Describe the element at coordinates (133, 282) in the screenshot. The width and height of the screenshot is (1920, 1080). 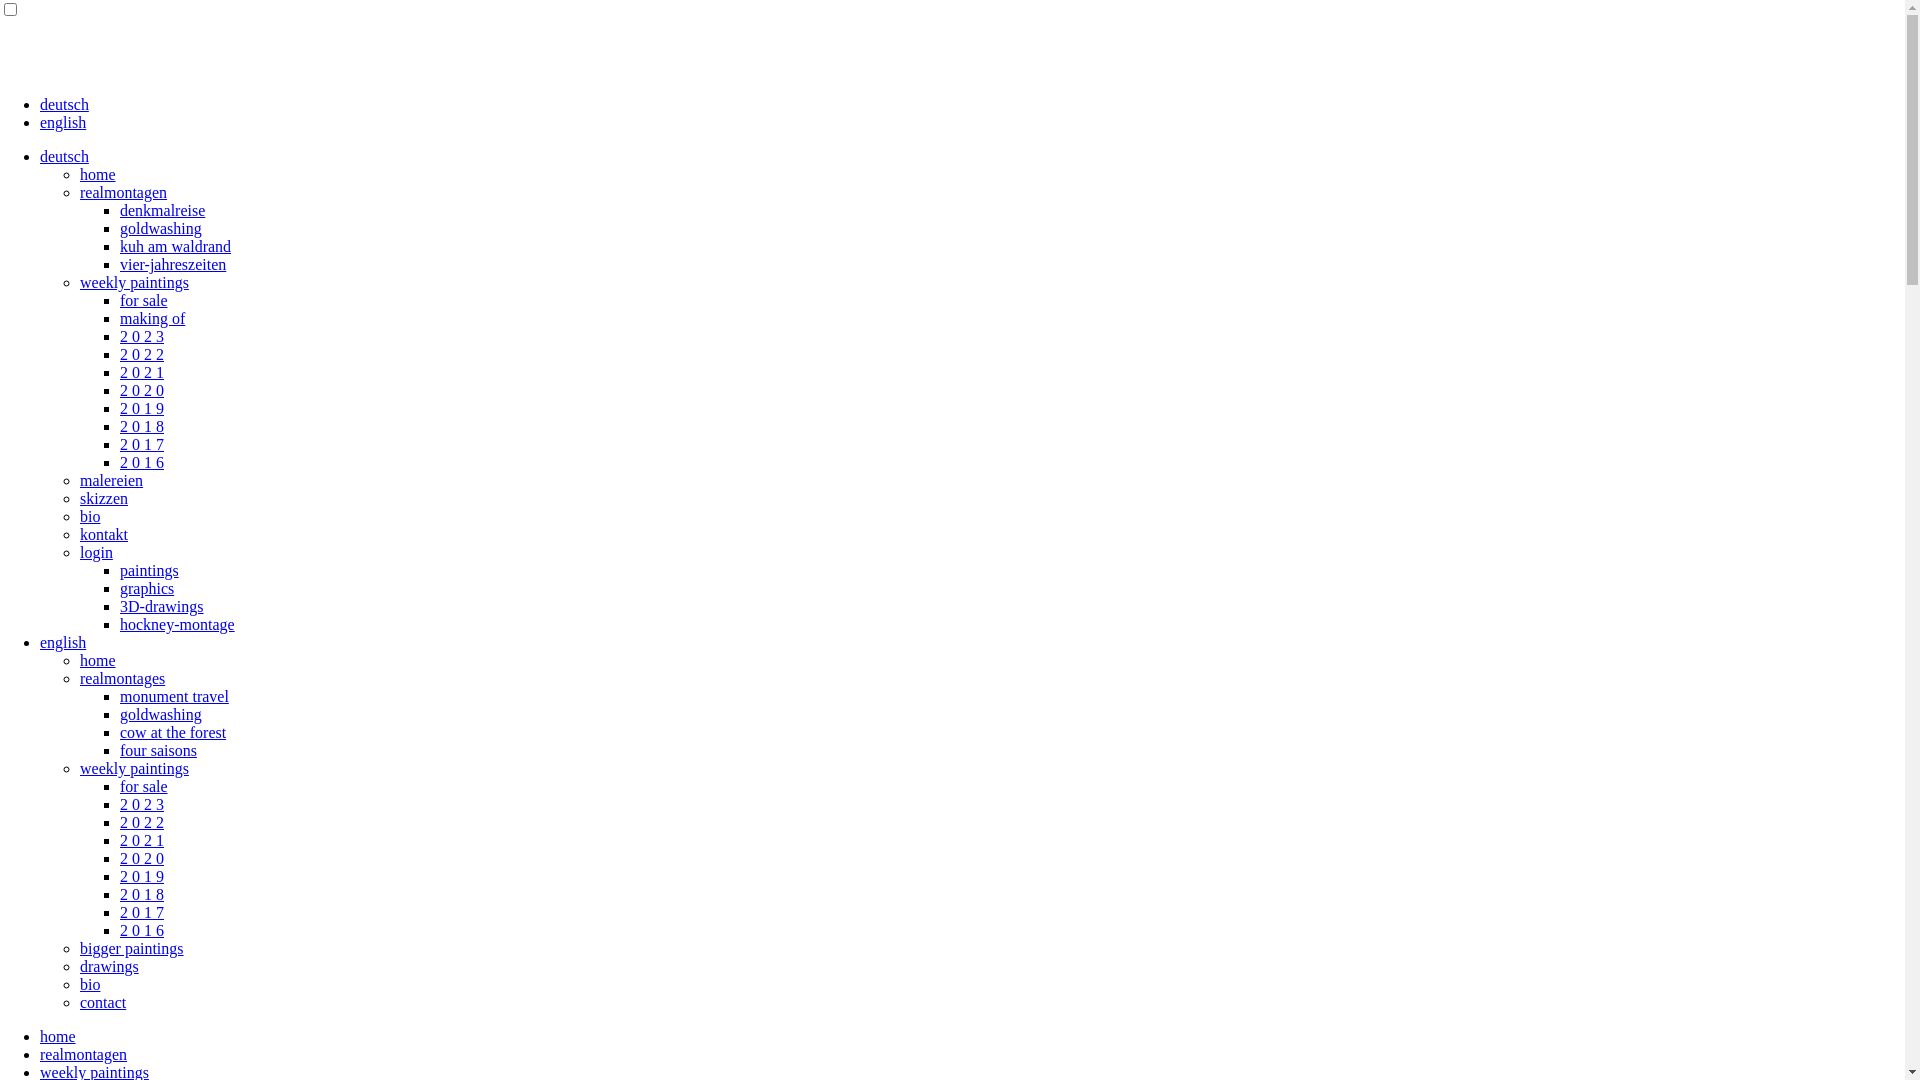
I see `'weekly paintings'` at that location.